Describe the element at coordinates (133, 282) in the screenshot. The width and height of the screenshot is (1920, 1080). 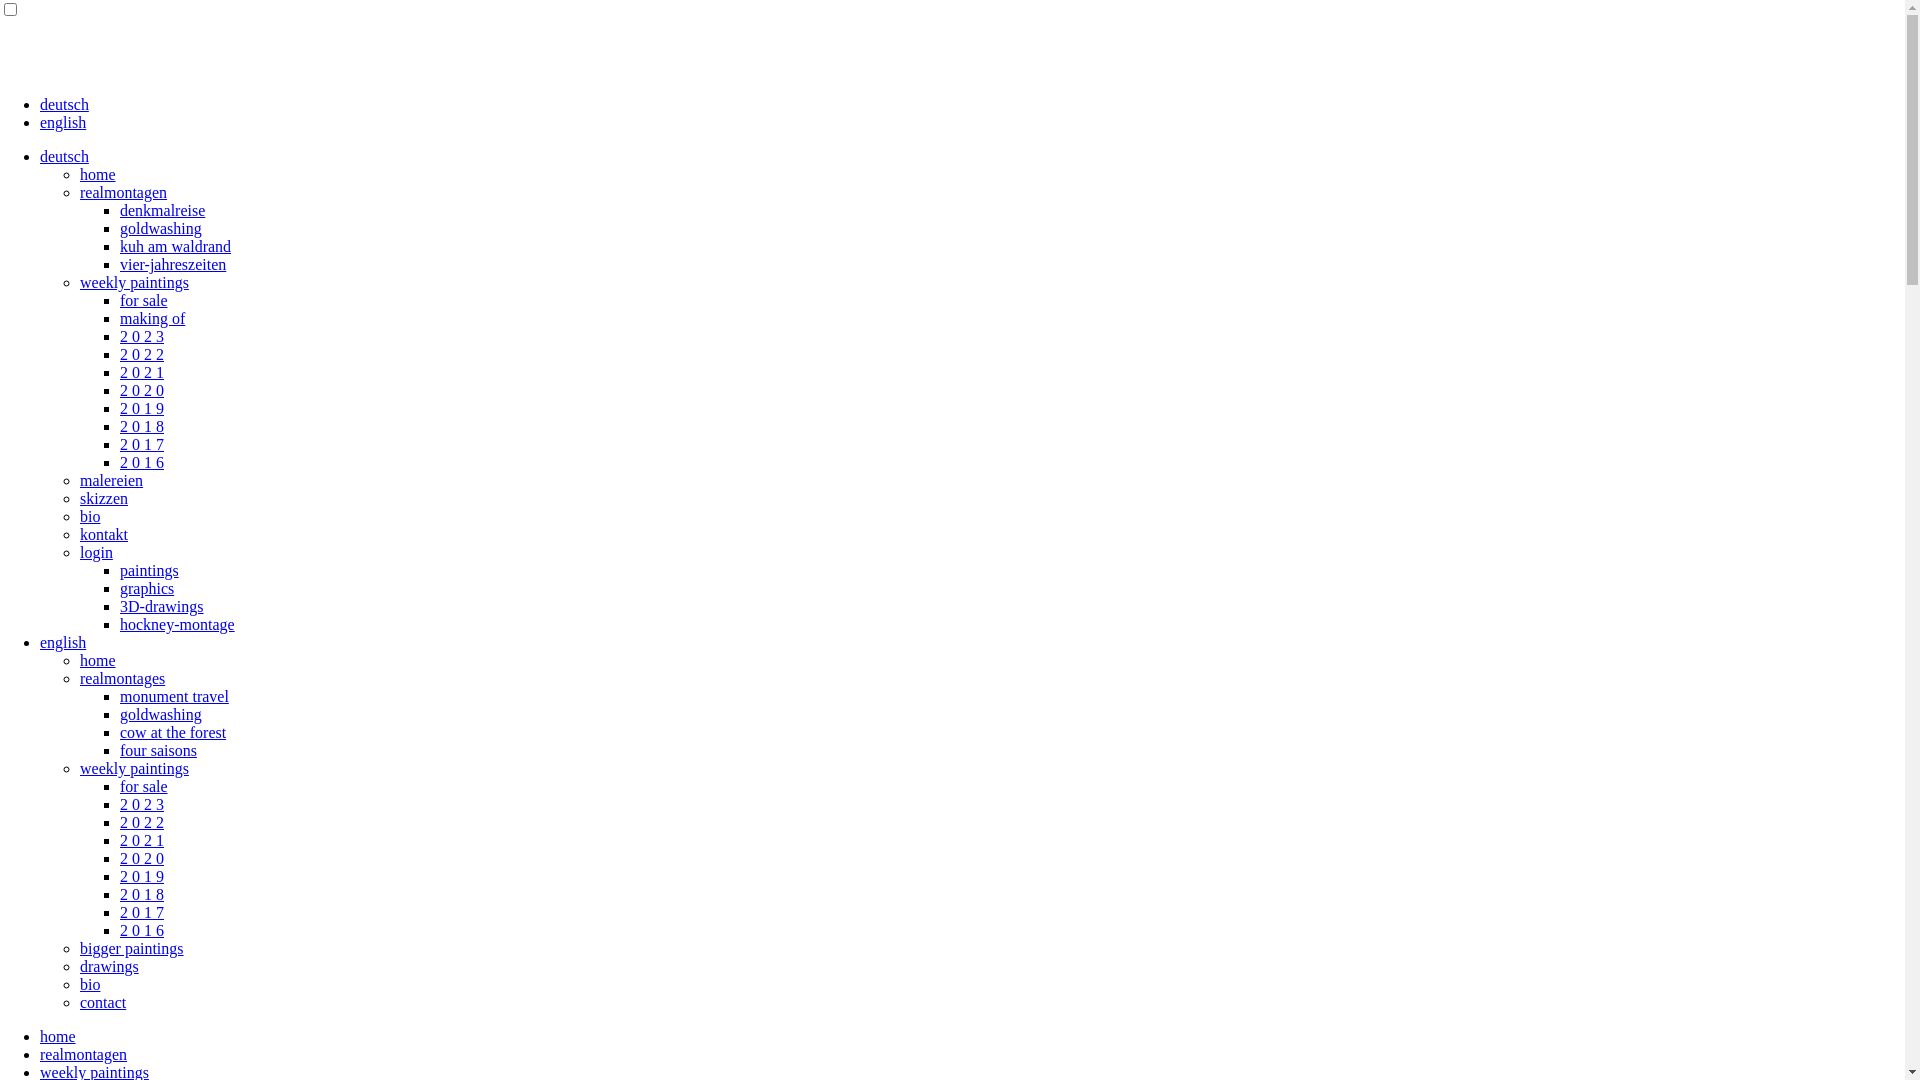
I see `'weekly paintings'` at that location.